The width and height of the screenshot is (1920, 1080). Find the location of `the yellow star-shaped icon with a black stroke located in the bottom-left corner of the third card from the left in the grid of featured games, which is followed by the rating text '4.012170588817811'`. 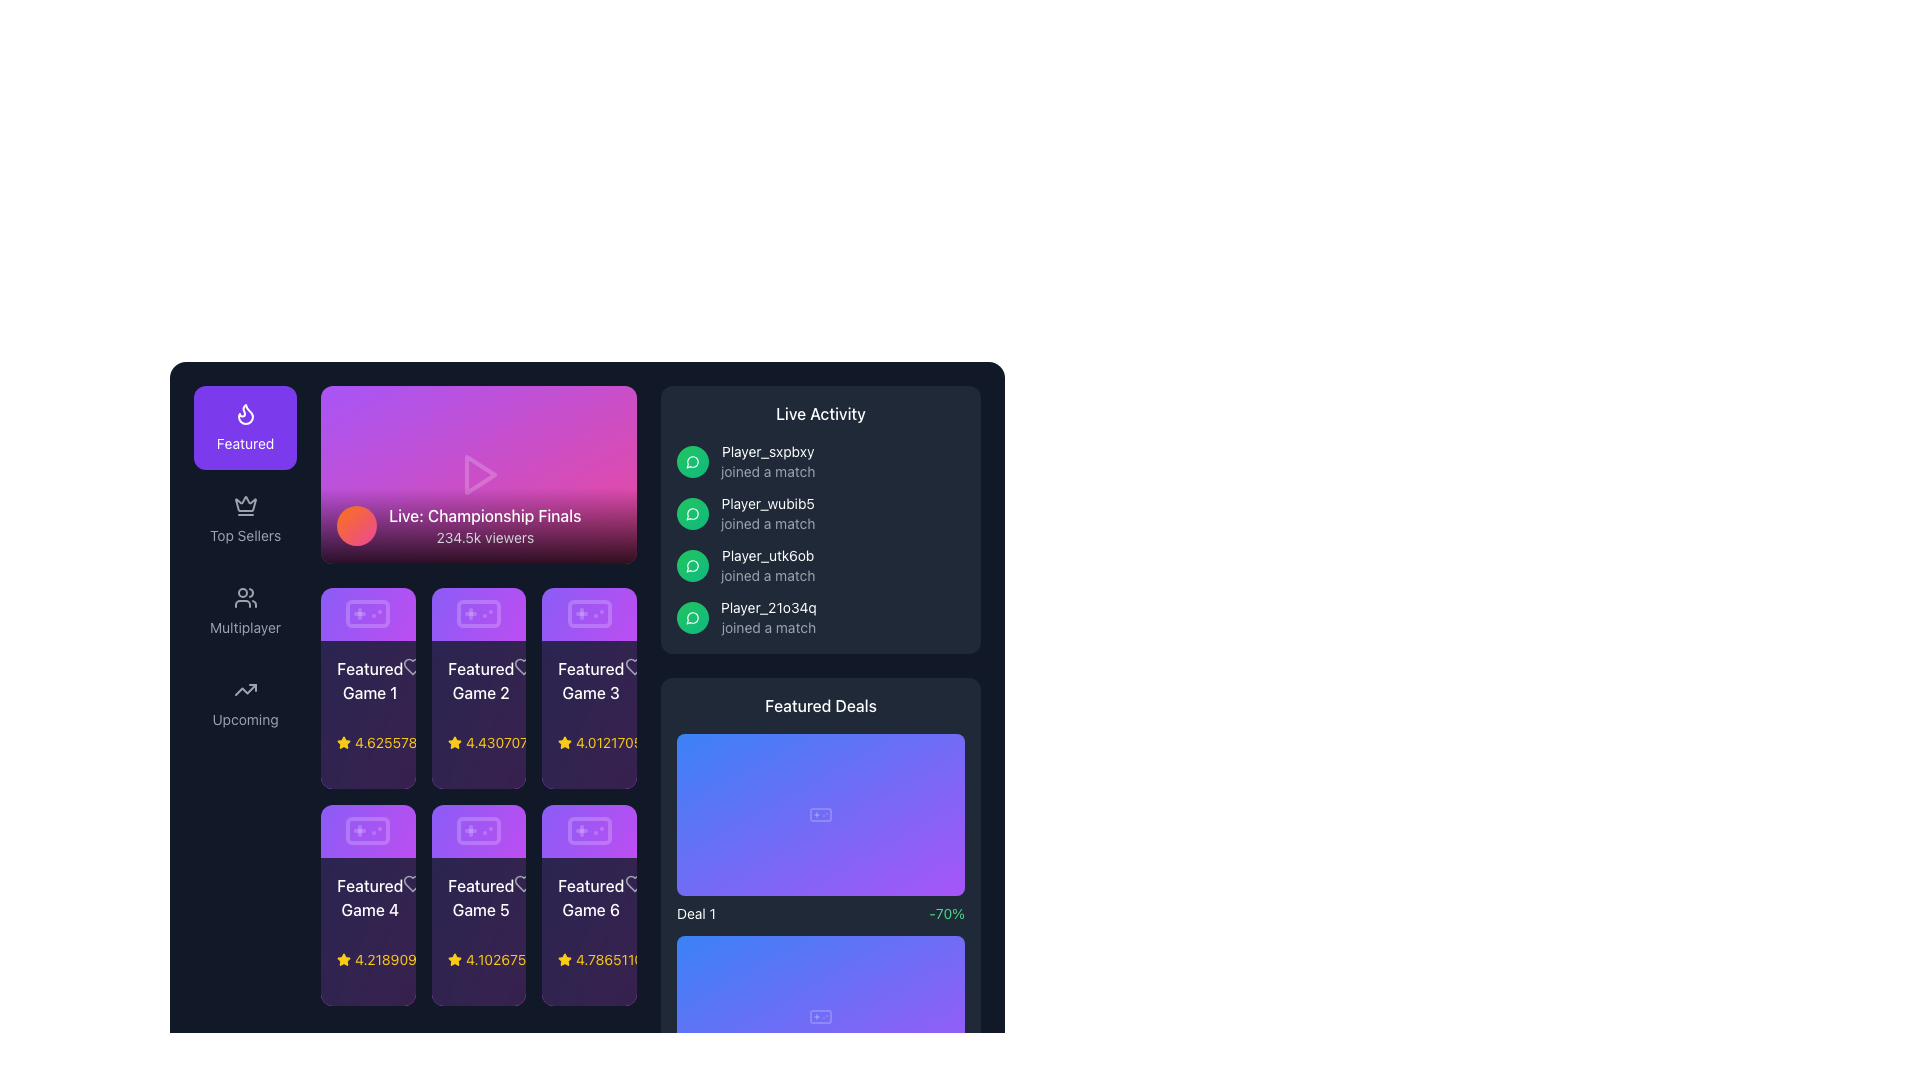

the yellow star-shaped icon with a black stroke located in the bottom-left corner of the third card from the left in the grid of featured games, which is followed by the rating text '4.012170588817811' is located at coordinates (564, 742).